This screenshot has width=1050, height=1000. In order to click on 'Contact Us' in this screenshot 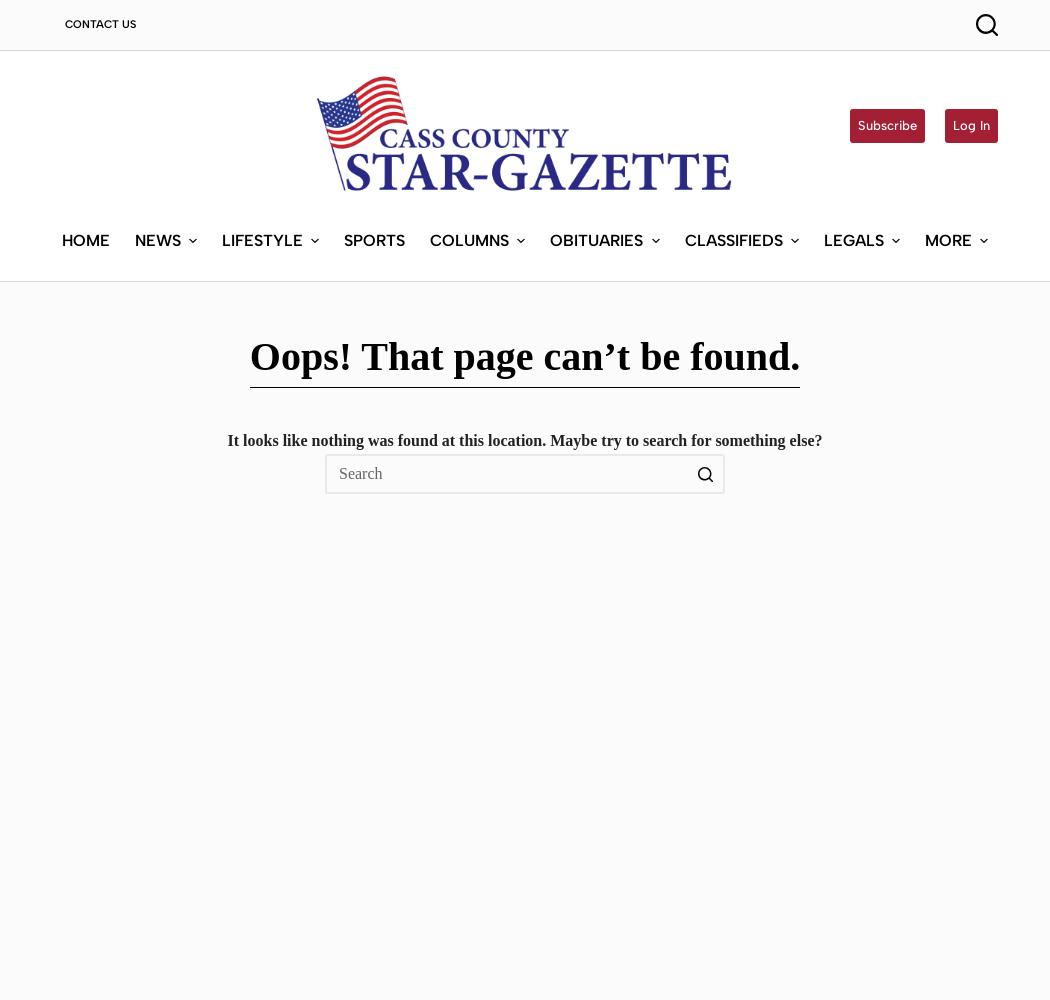, I will do `click(100, 23)`.